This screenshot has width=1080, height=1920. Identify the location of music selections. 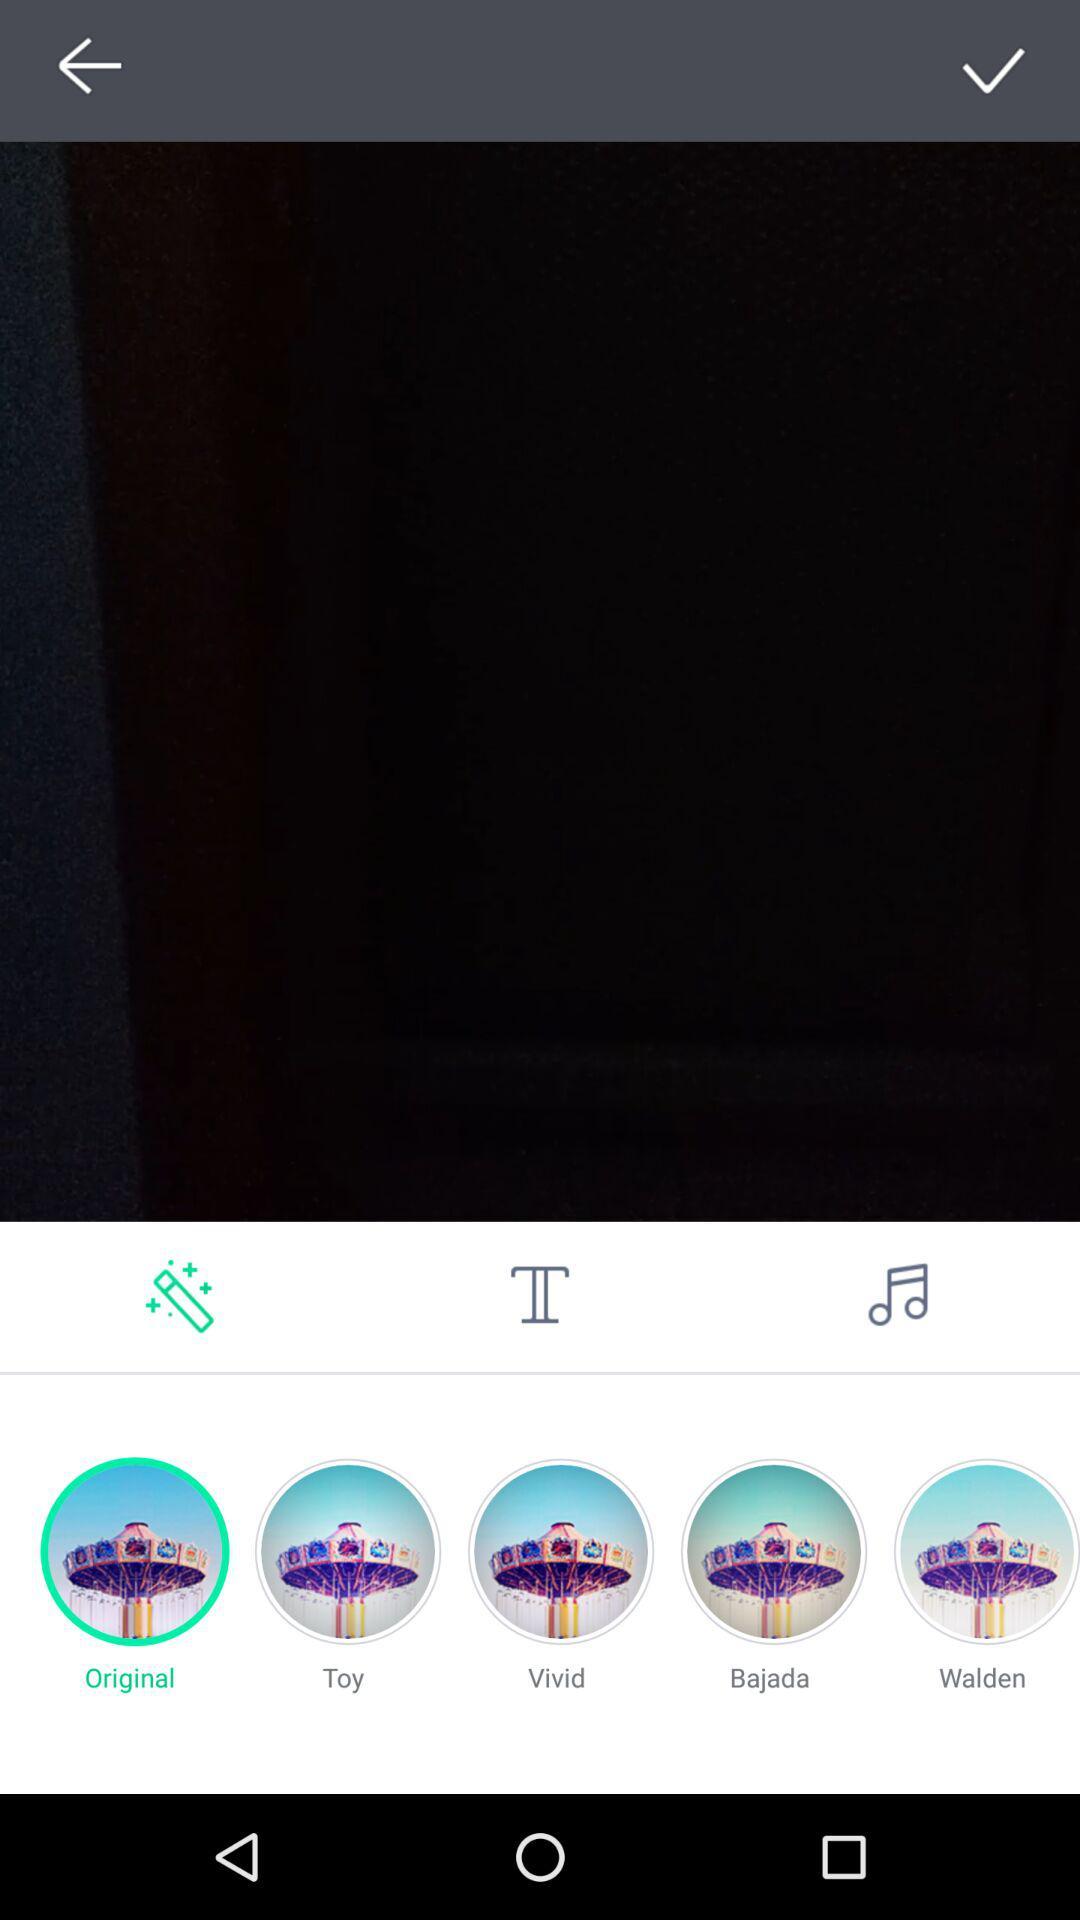
(898, 1296).